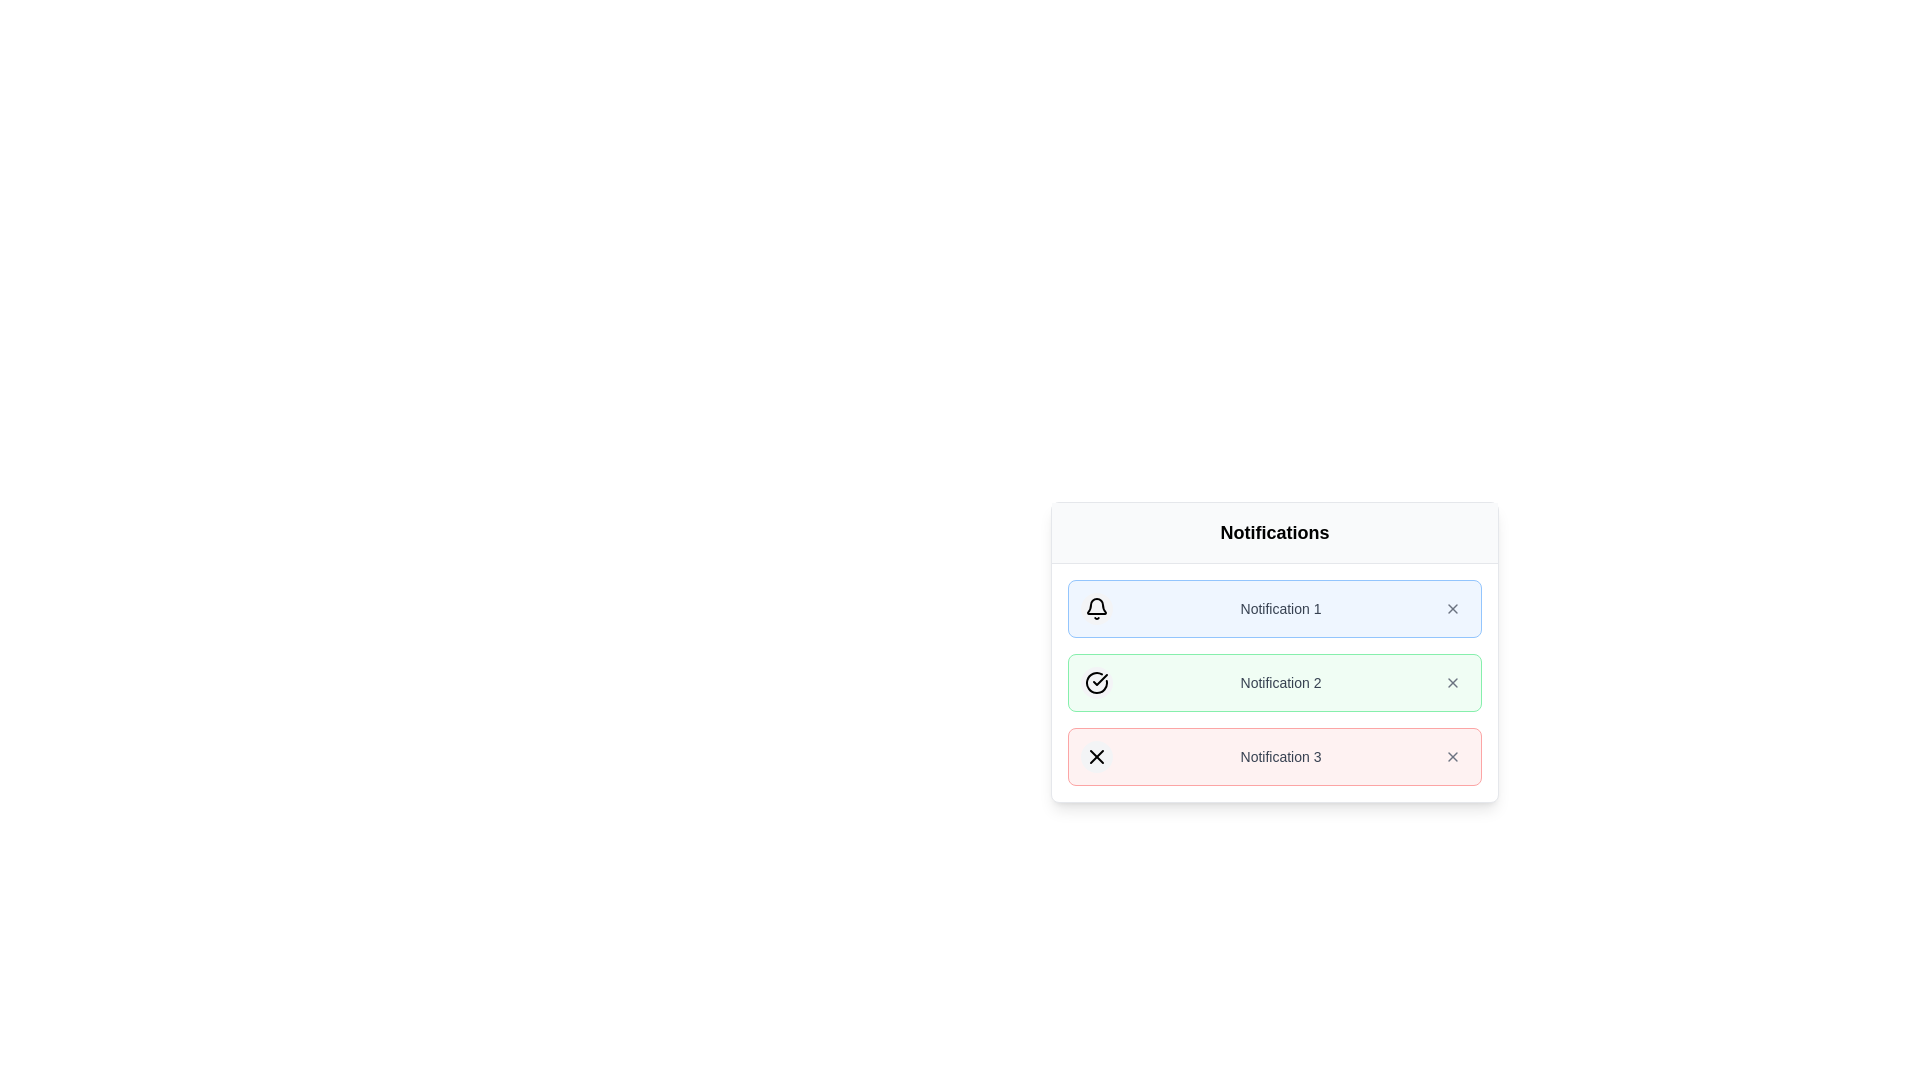 The image size is (1920, 1080). Describe the element at coordinates (1099, 678) in the screenshot. I see `the small black checkmark icon located within the second notification entry, which is highlighted with a green background, for acknowledgment` at that location.